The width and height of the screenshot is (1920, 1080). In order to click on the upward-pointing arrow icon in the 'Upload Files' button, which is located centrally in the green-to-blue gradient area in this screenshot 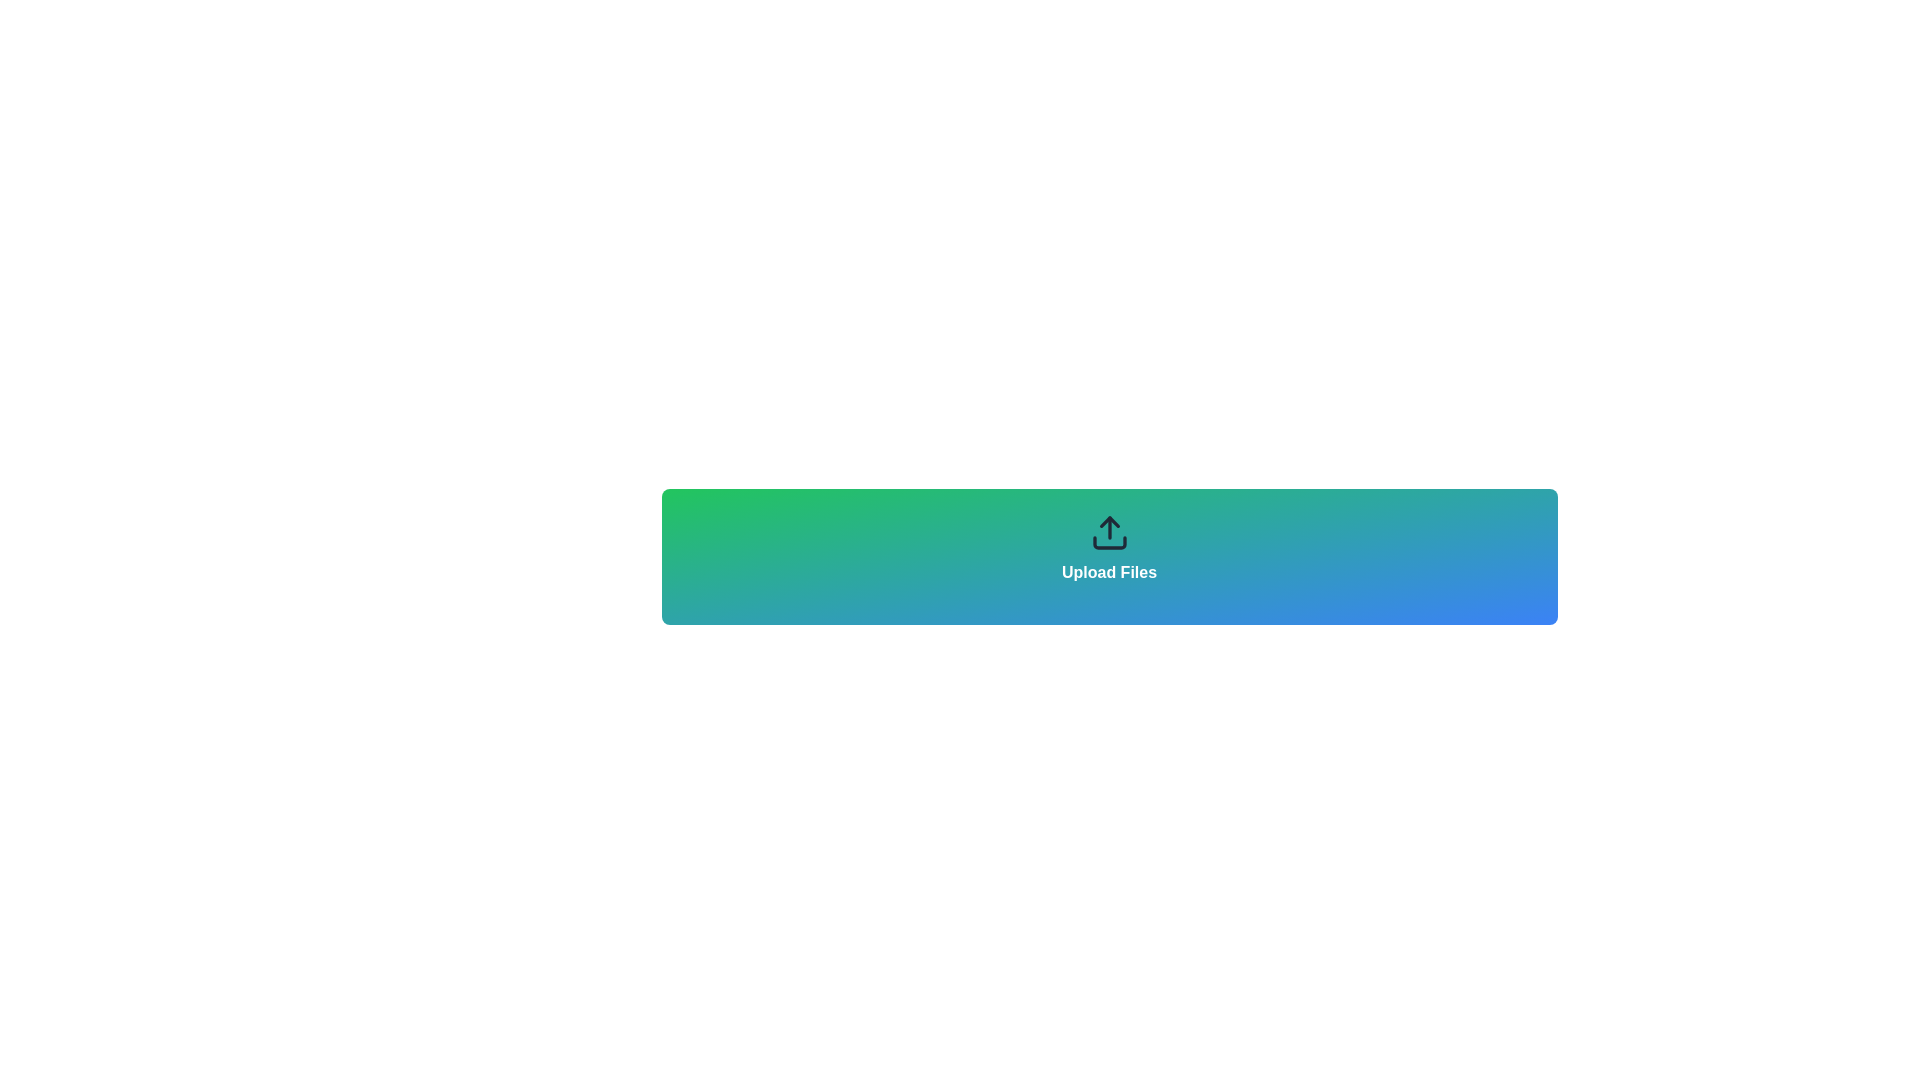, I will do `click(1108, 521)`.